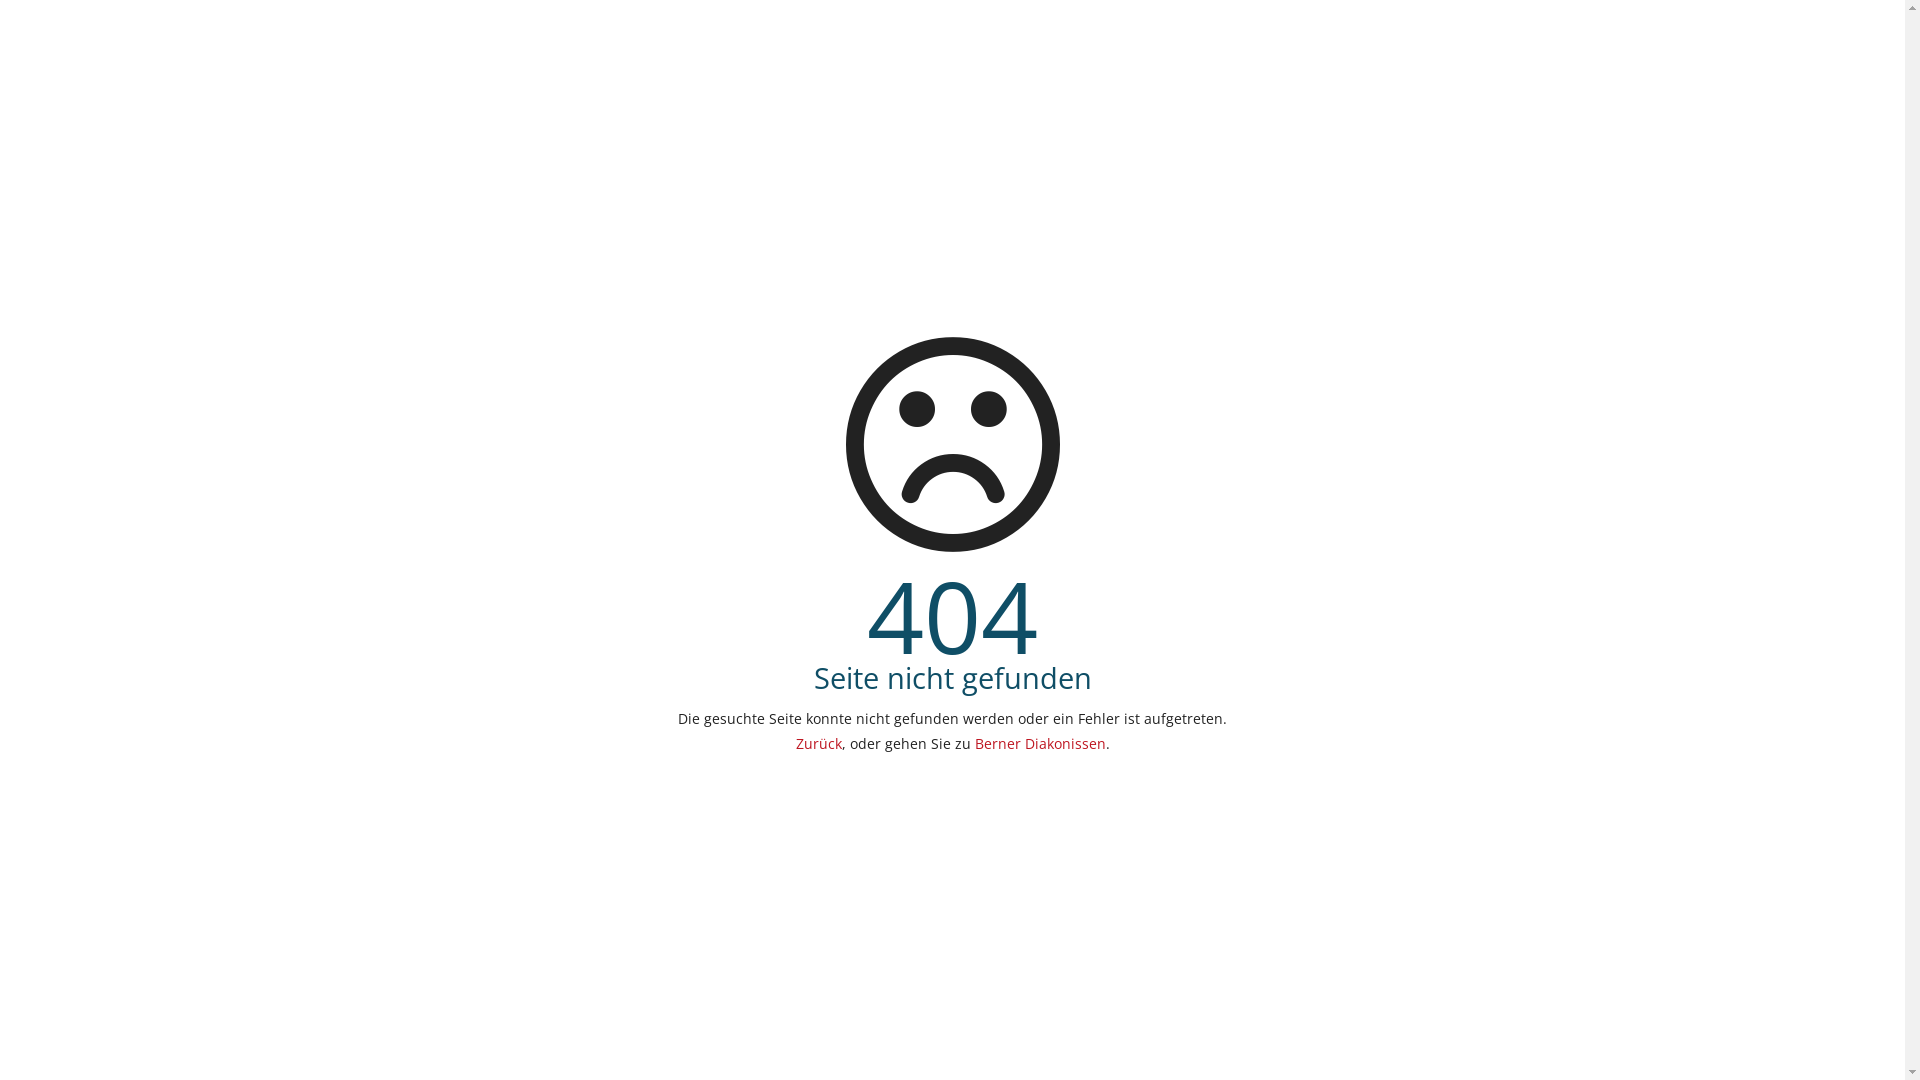 The image size is (1920, 1080). Describe the element at coordinates (1039, 743) in the screenshot. I see `'Berner Diakonissen'` at that location.